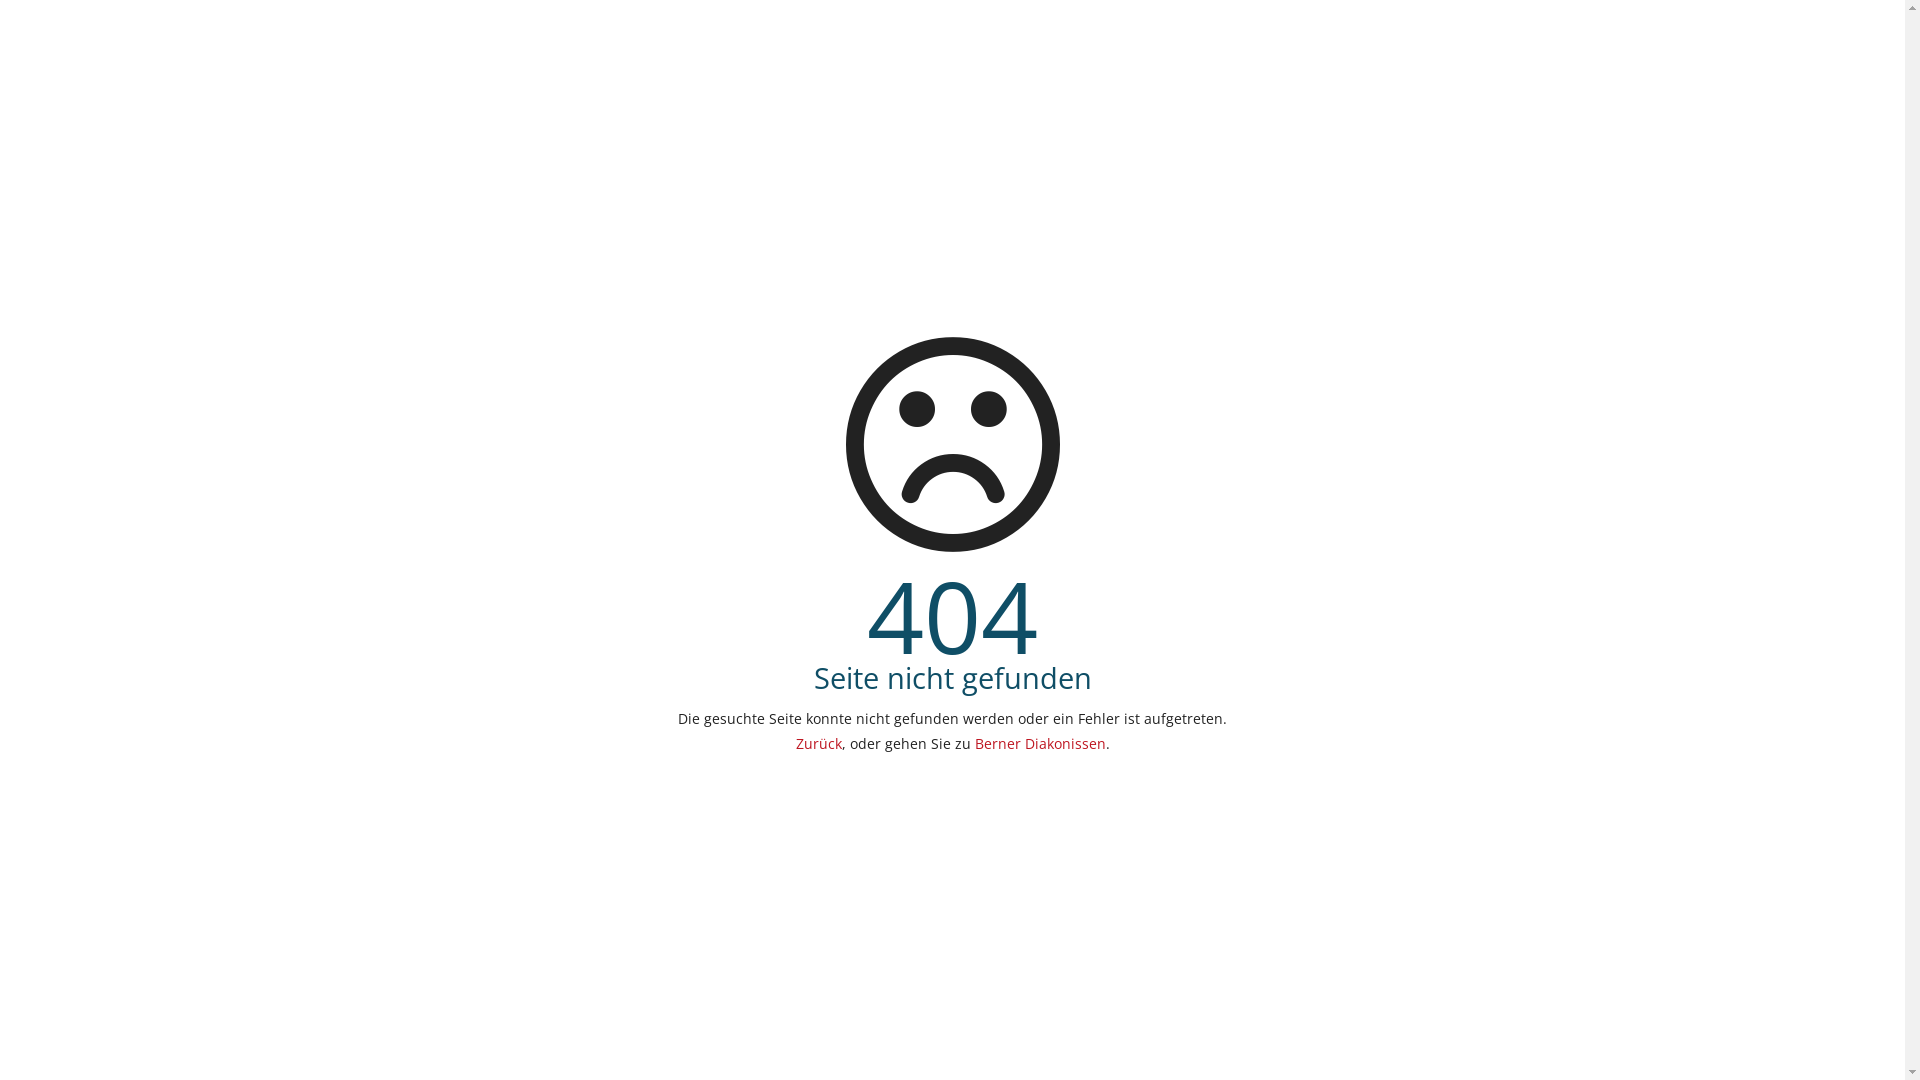 The image size is (1920, 1080). Describe the element at coordinates (1039, 743) in the screenshot. I see `'Berner Diakonissen'` at that location.